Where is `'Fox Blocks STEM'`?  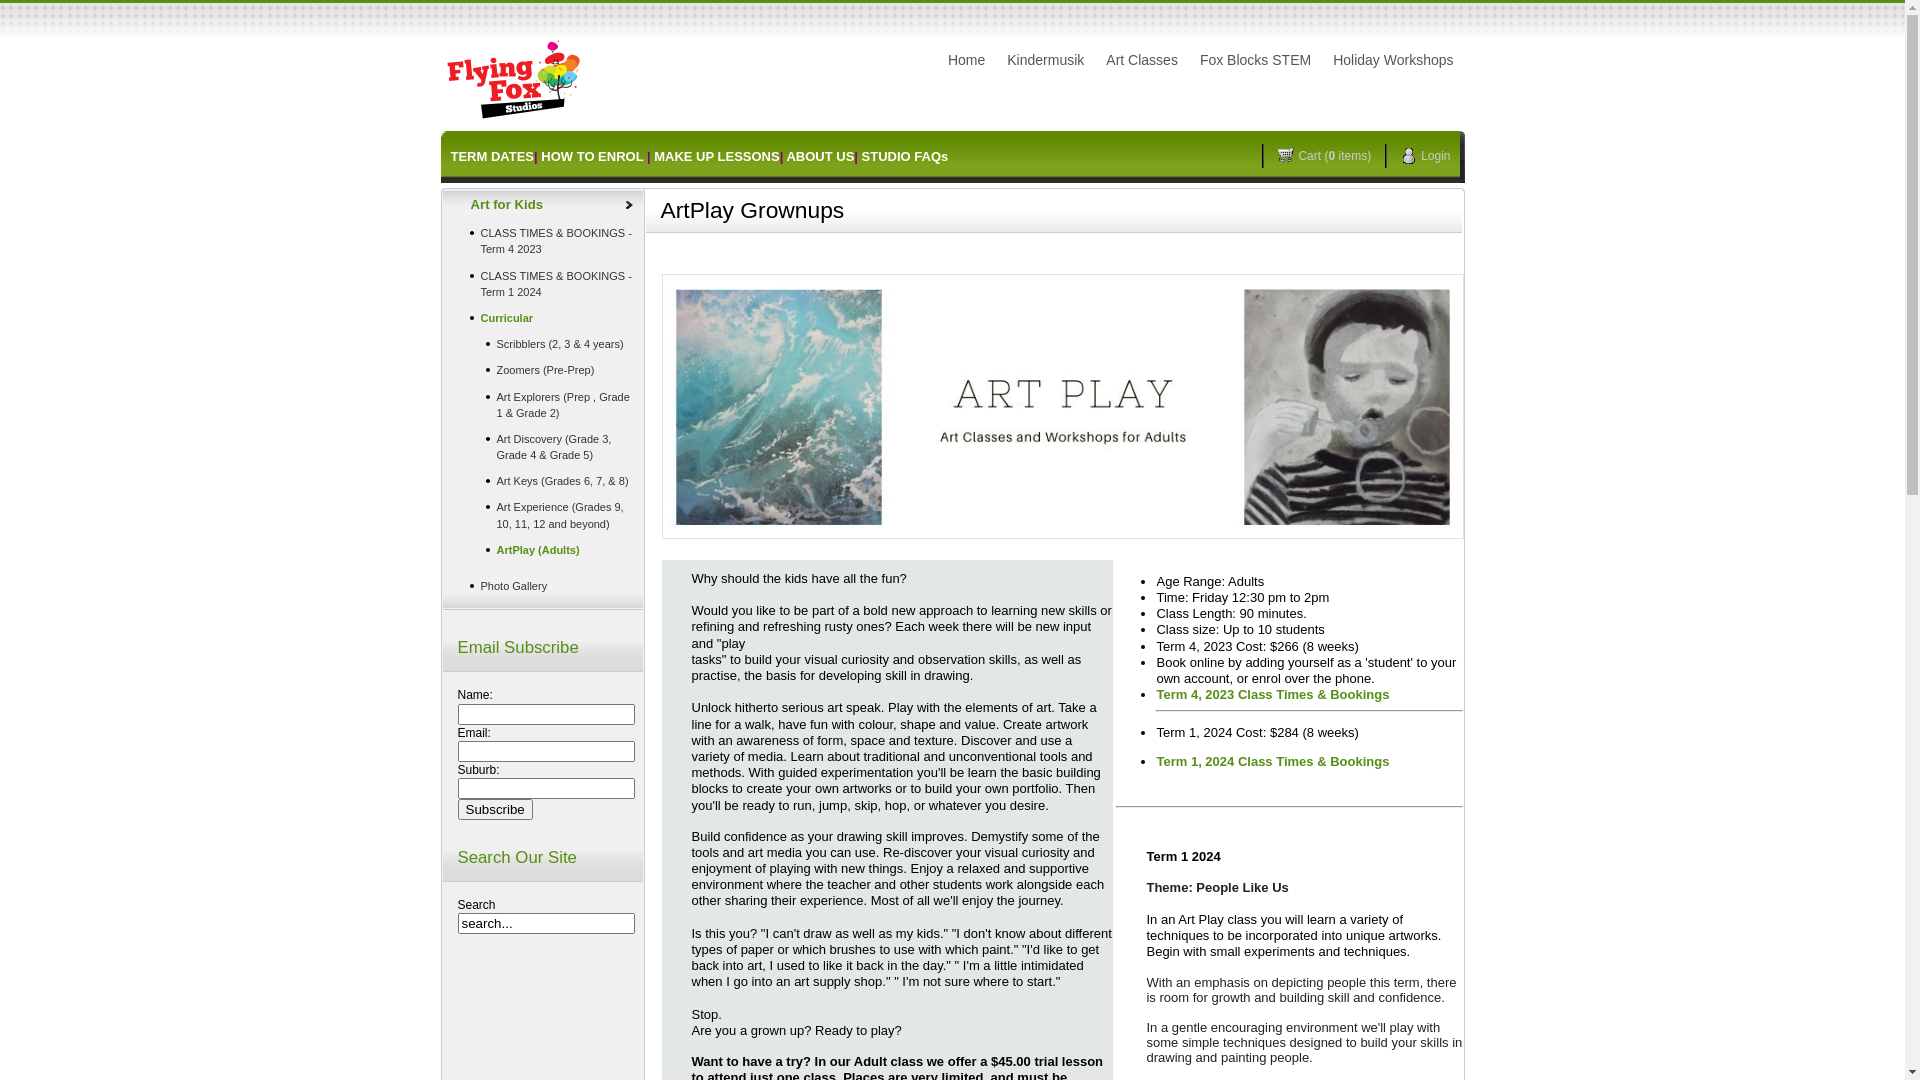 'Fox Blocks STEM' is located at coordinates (1254, 59).